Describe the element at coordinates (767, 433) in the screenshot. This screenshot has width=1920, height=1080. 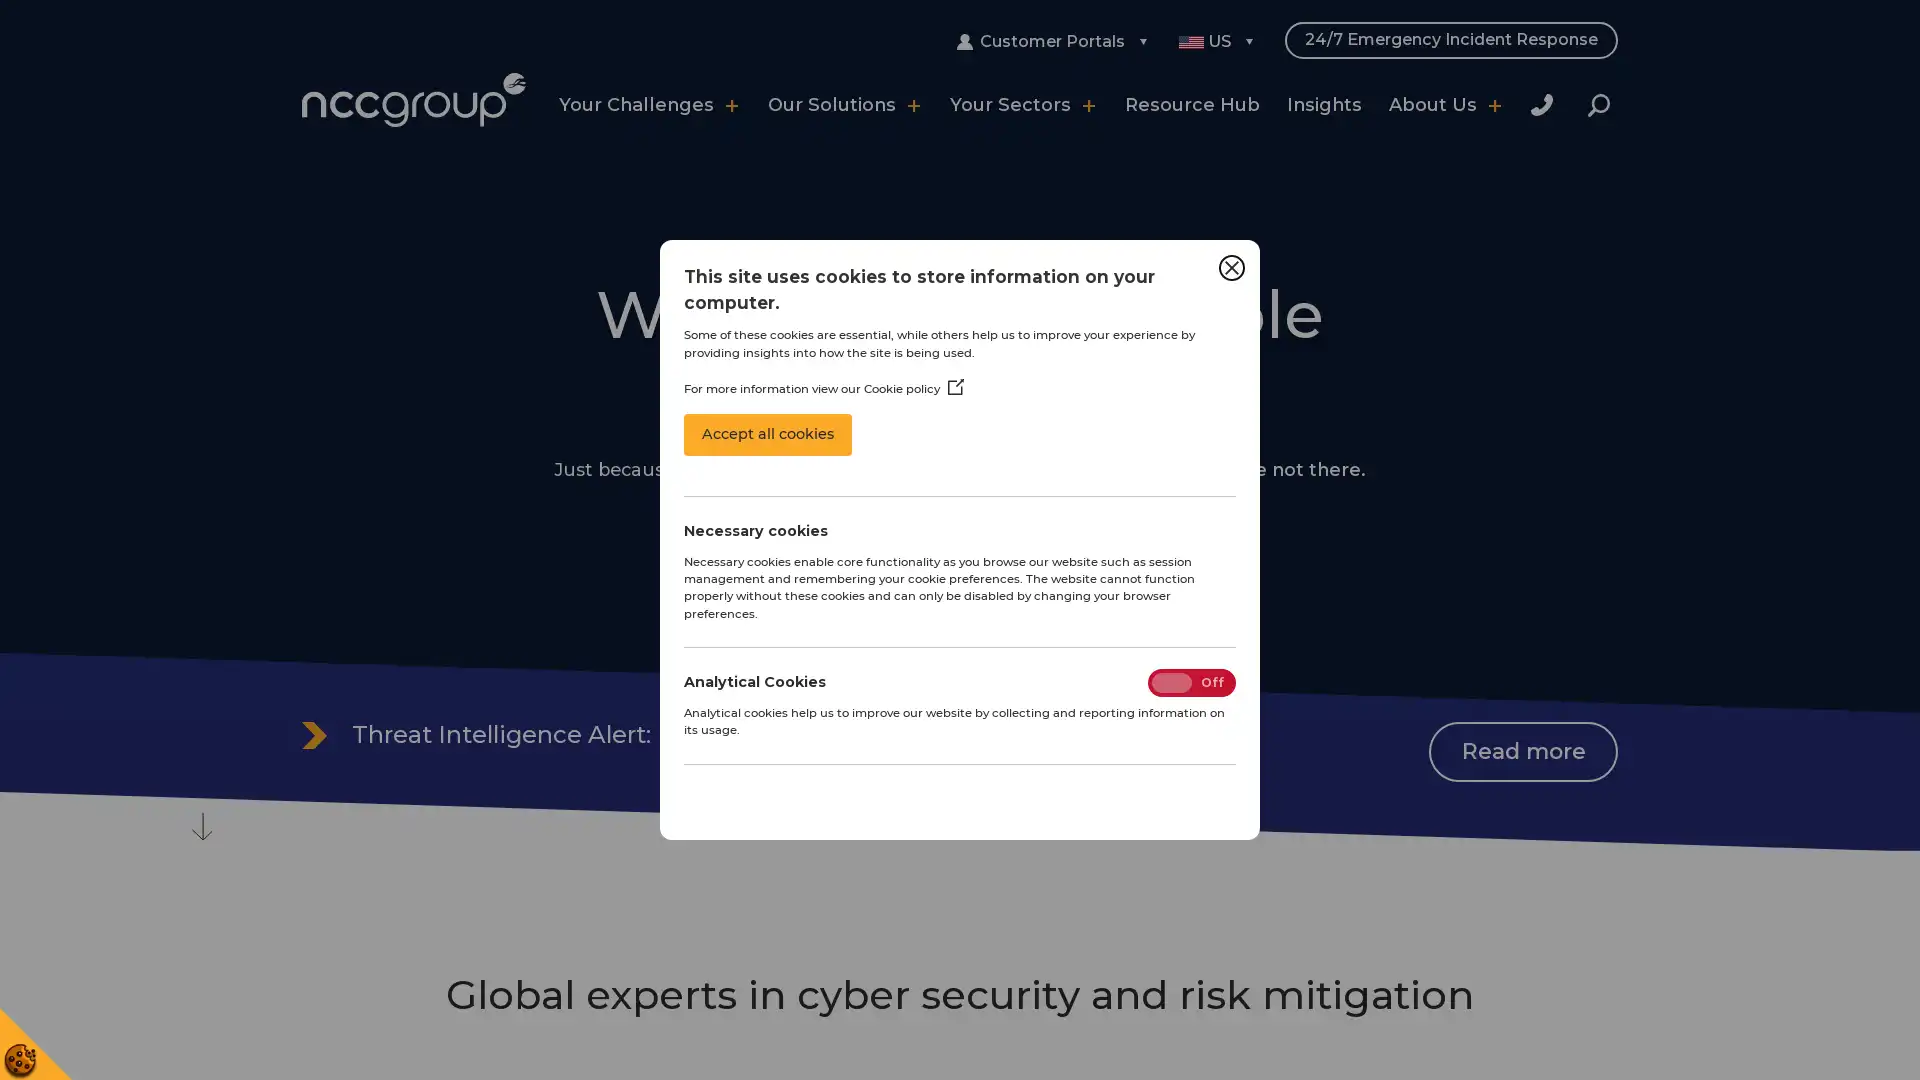
I see `Accept all cookies` at that location.